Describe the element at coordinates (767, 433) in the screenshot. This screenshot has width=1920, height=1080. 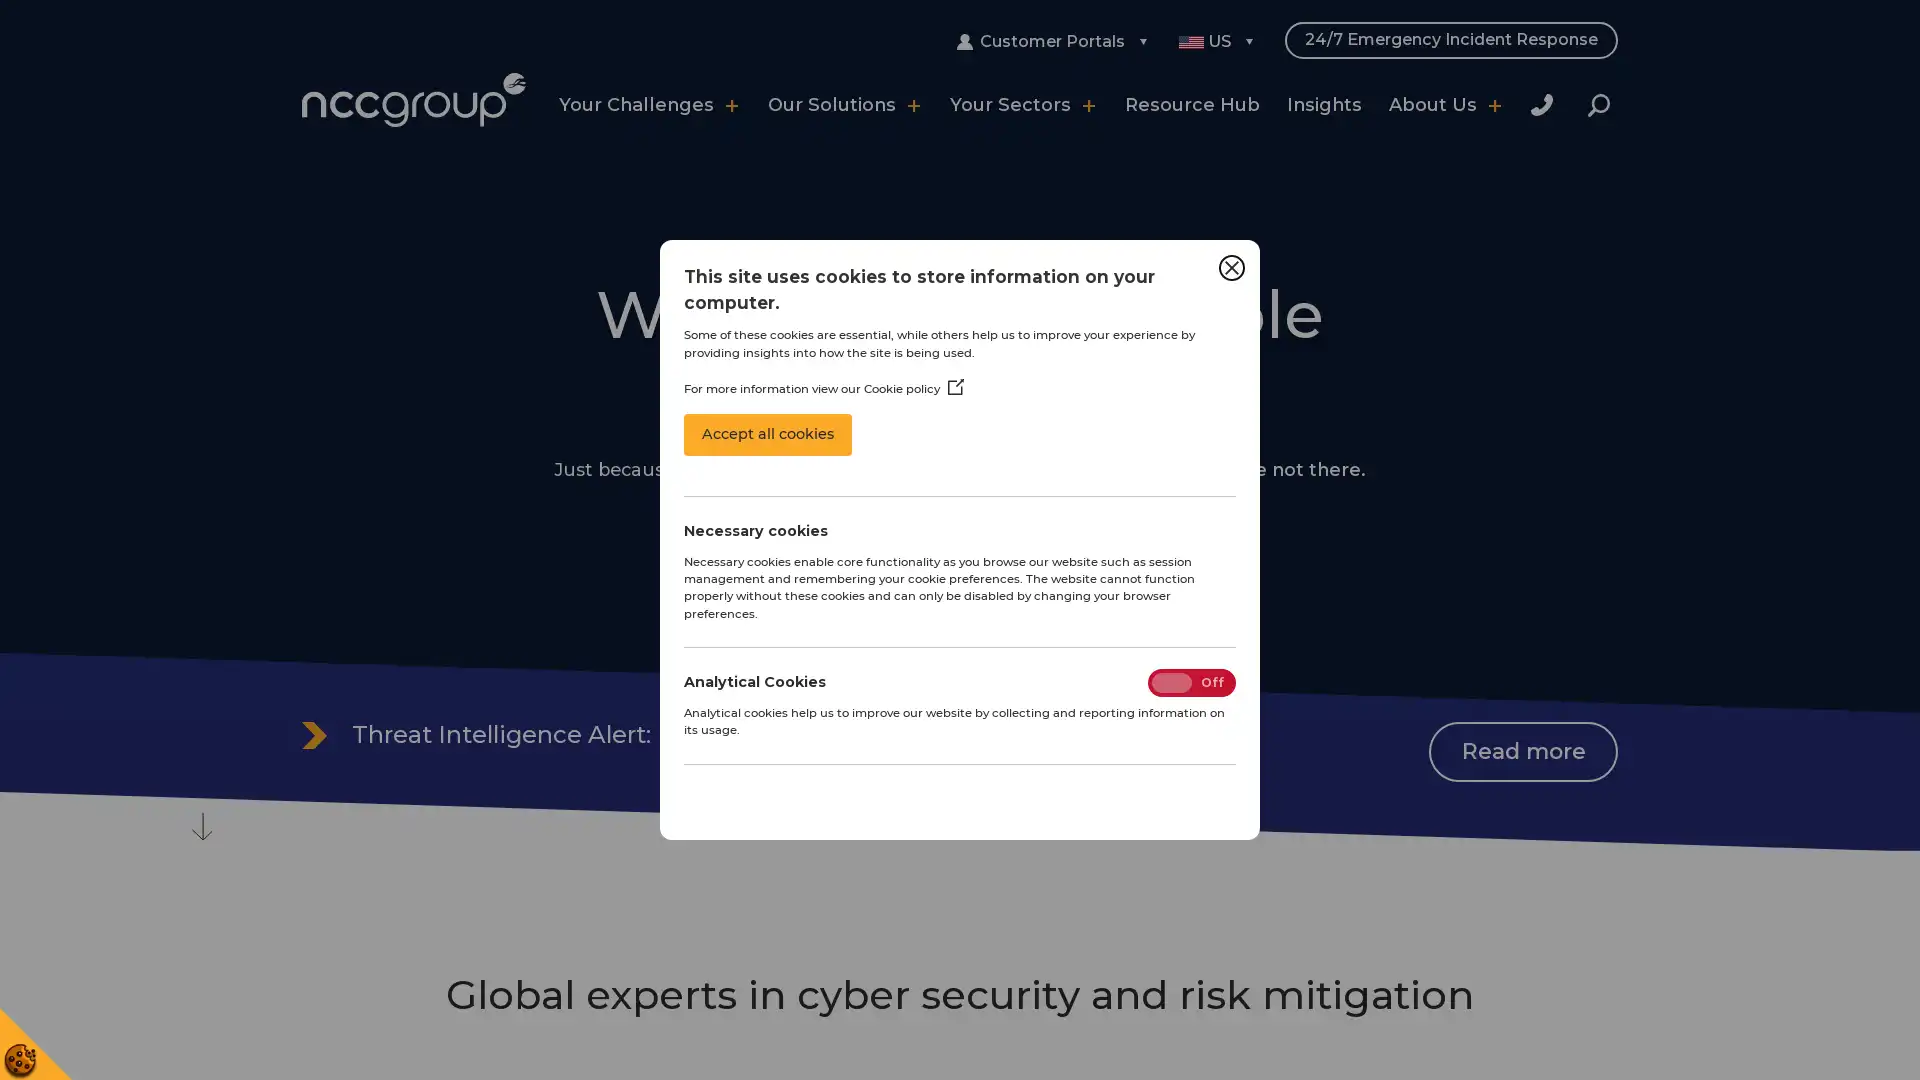
I see `Accept all cookies` at that location.